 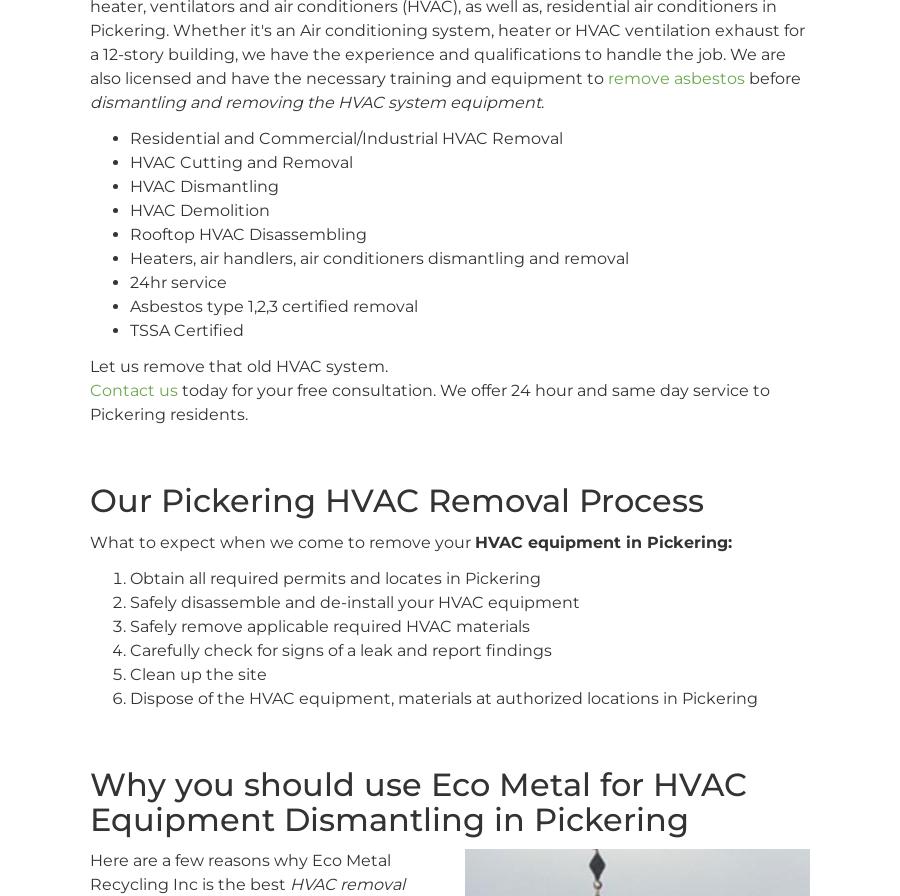 I want to click on 'before', so click(x=772, y=78).